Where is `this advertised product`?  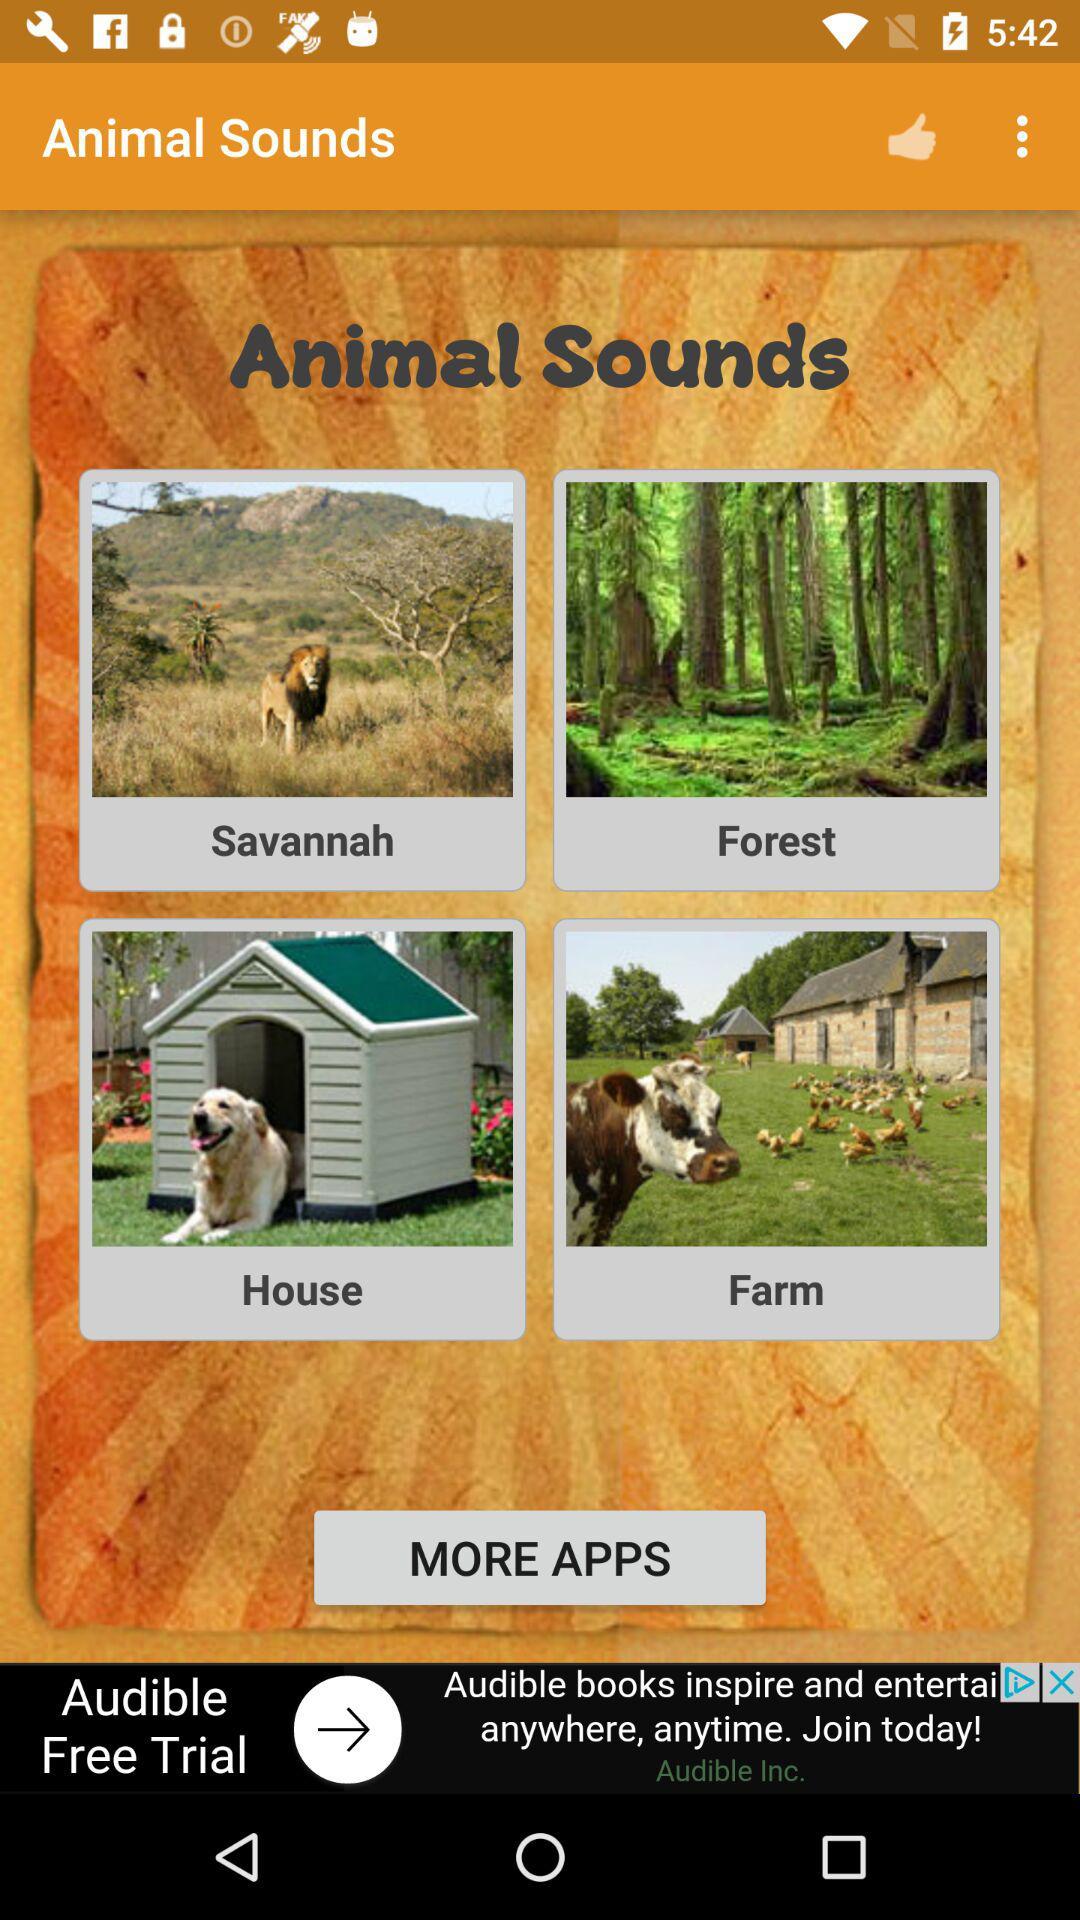
this advertised product is located at coordinates (540, 1727).